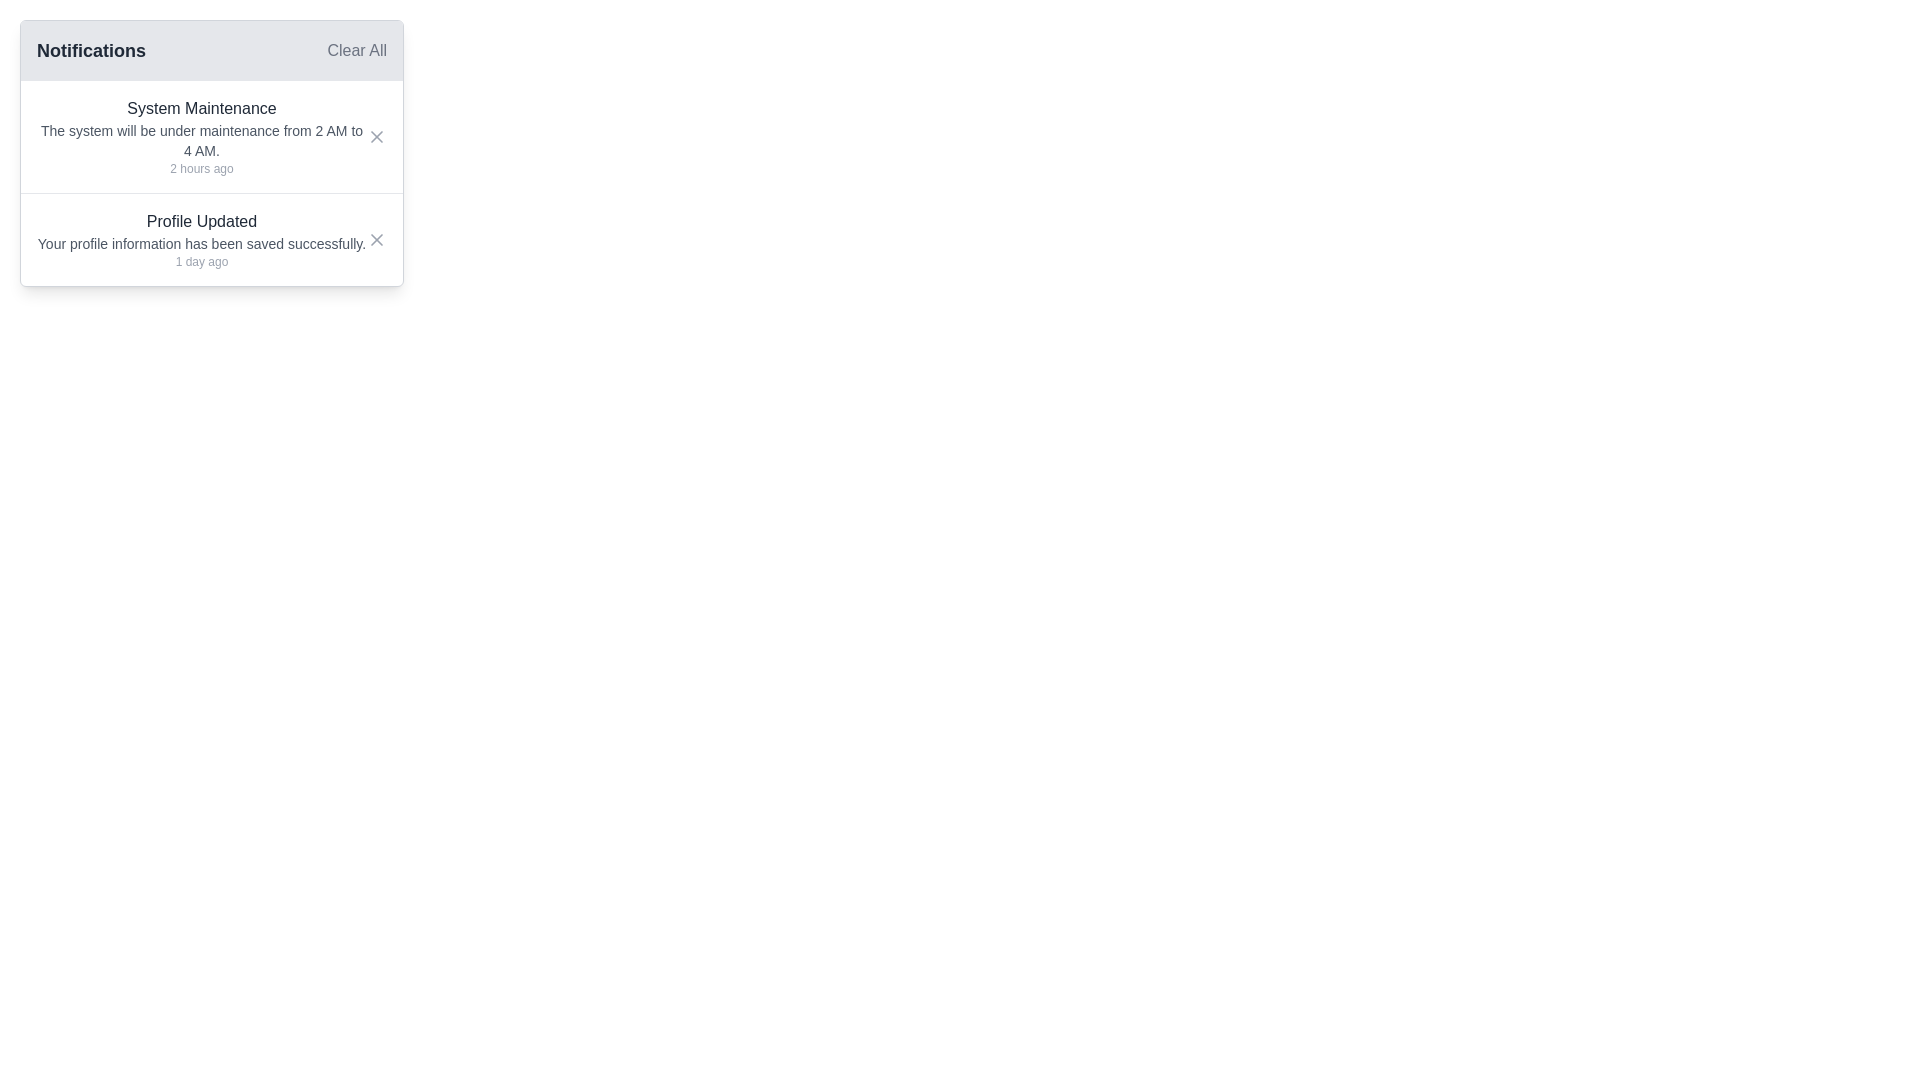  Describe the element at coordinates (377, 238) in the screenshot. I see `the 'X' icon located at the top-right corner of the notification card interface` at that location.